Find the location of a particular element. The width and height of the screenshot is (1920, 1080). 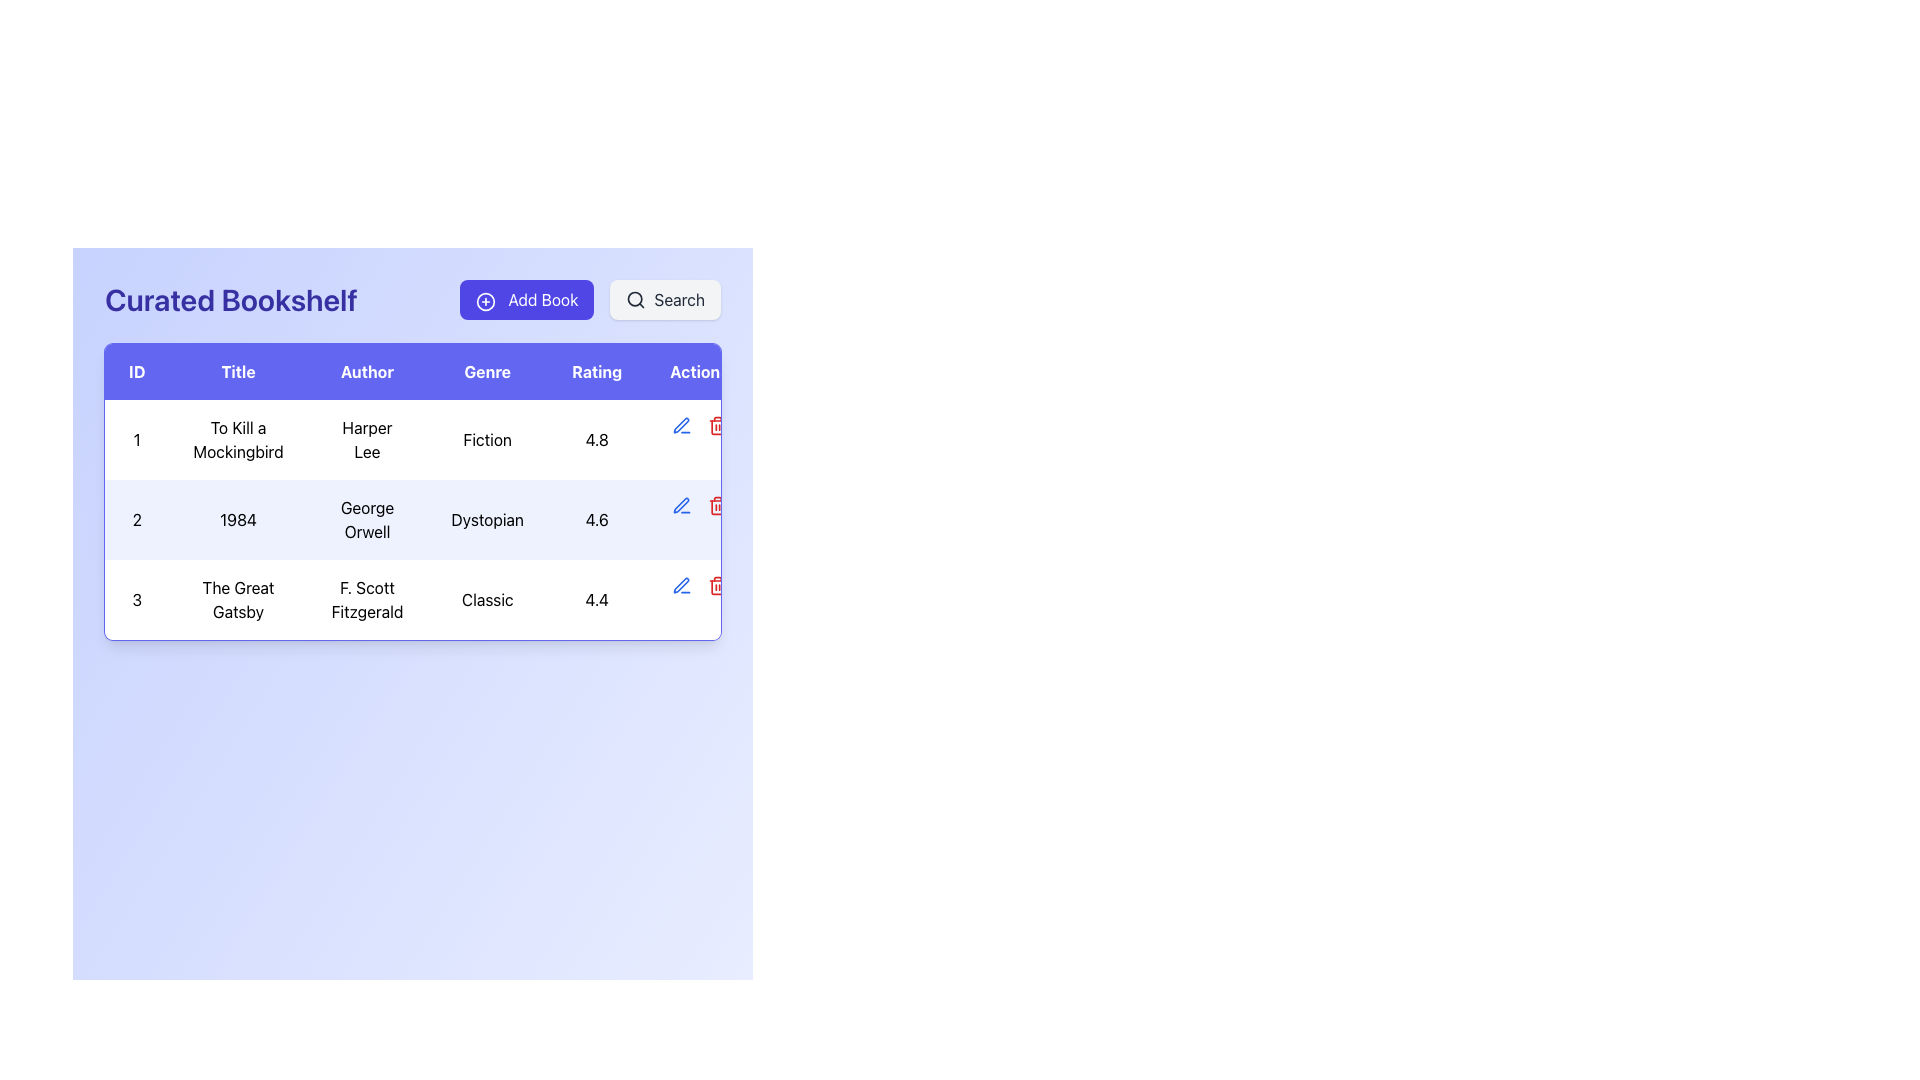

the 'Fiction' genre label in the first row of the Curated Bookshelf interface, located in the fourth column of the table is located at coordinates (487, 438).